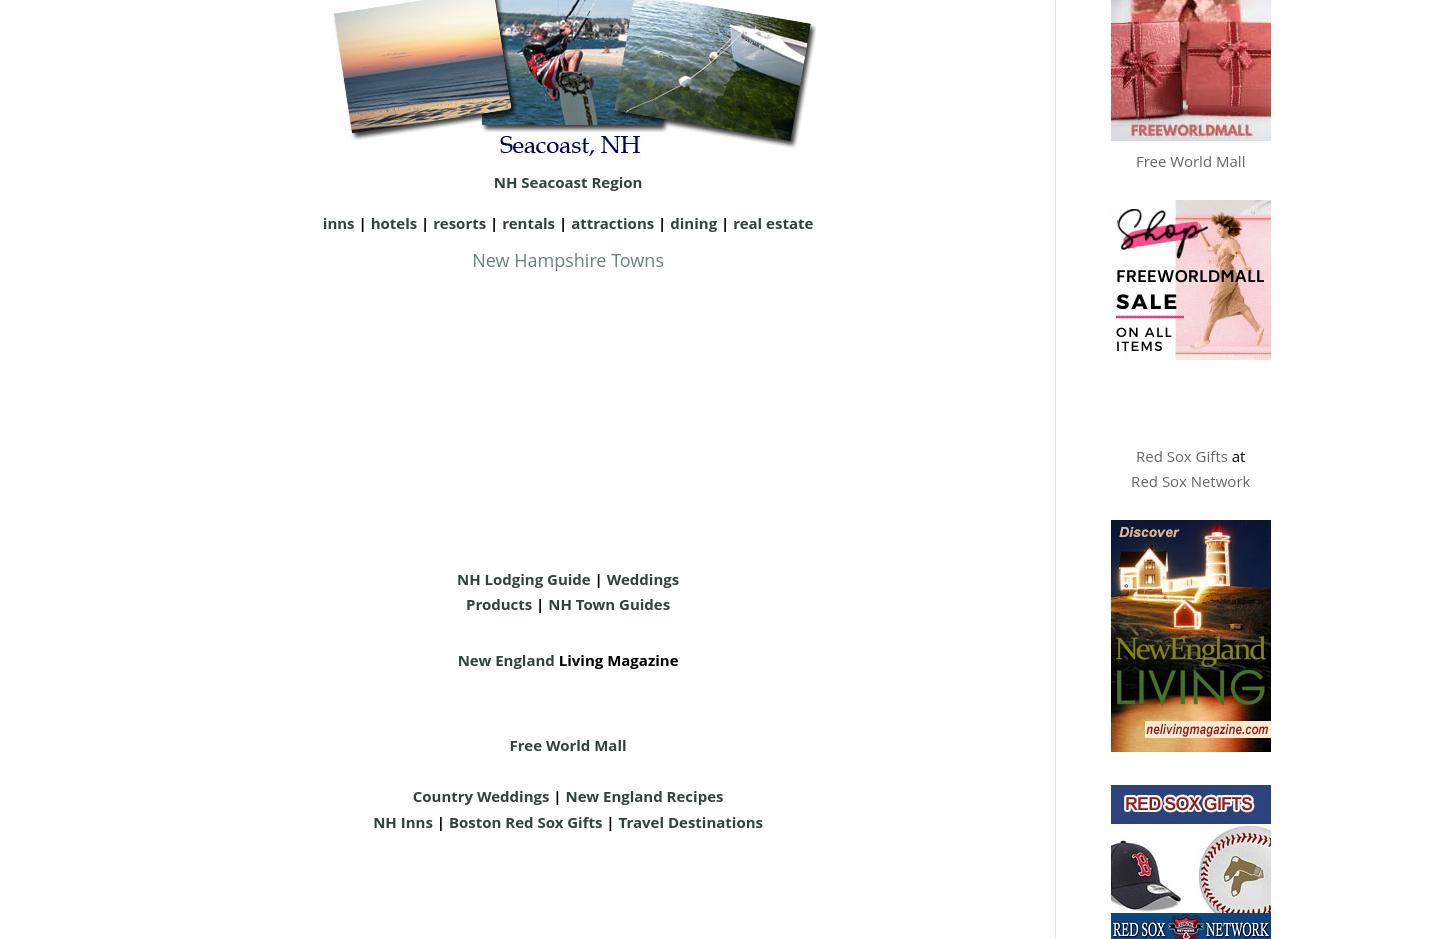  What do you see at coordinates (641, 576) in the screenshot?
I see `'Weddings'` at bounding box center [641, 576].